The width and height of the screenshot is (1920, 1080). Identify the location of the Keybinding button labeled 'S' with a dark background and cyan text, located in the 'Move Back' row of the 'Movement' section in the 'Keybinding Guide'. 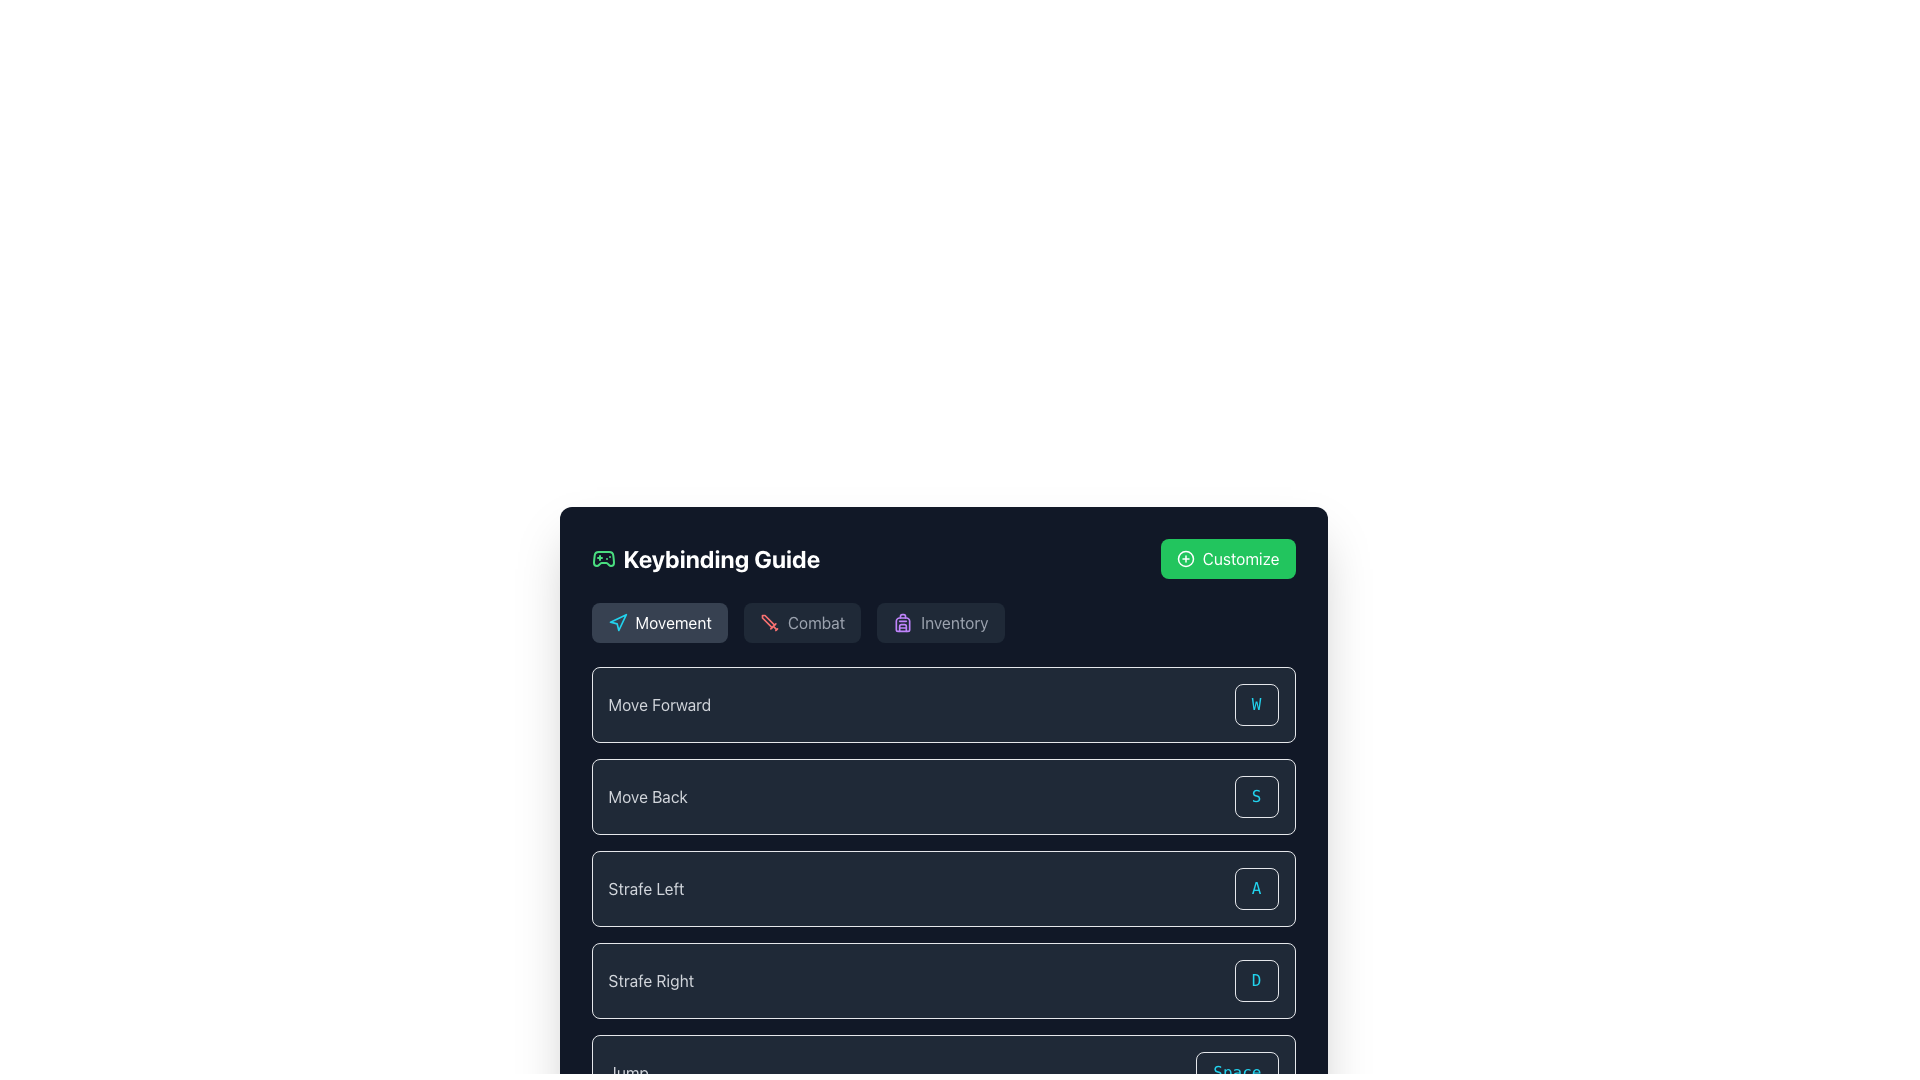
(1255, 796).